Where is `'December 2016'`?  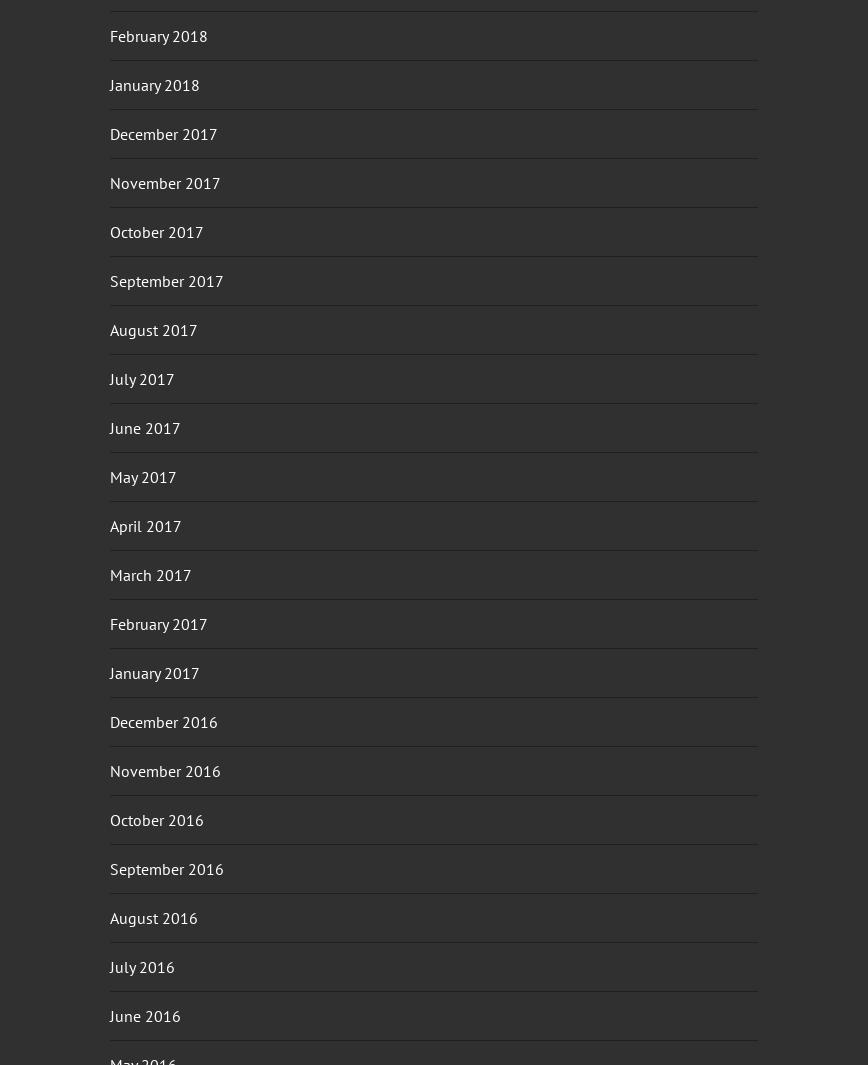
'December 2016' is located at coordinates (109, 721).